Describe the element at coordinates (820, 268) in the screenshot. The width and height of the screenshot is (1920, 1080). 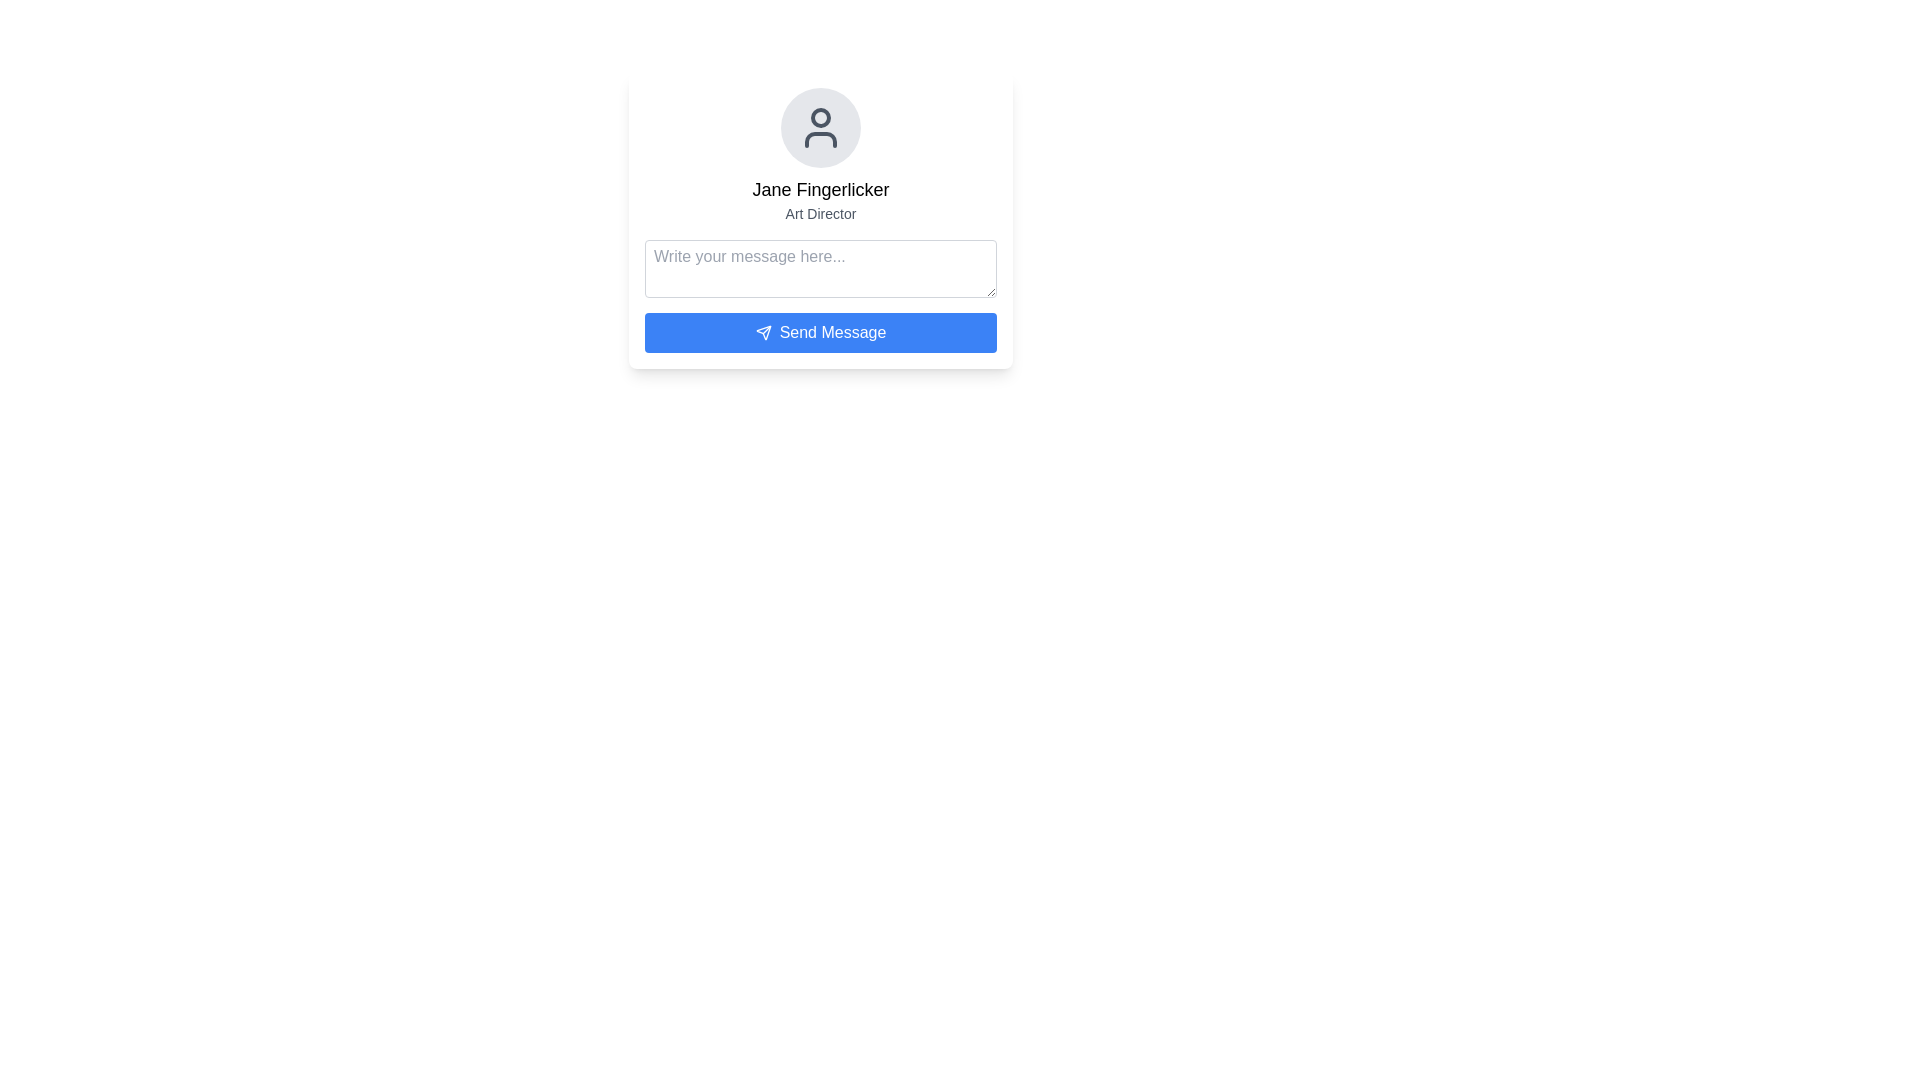
I see `the text input box styled with a light gray border and rounded corners, which has the placeholder text 'Write your message here...'` at that location.